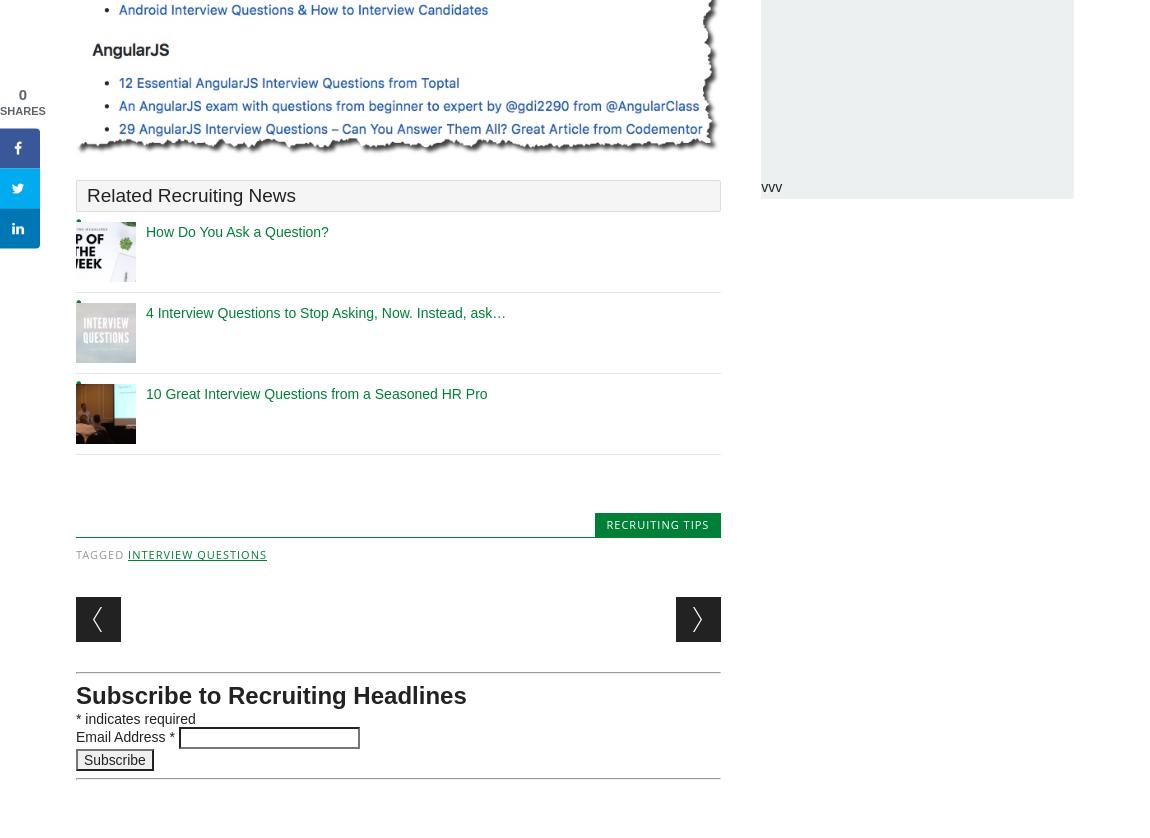 The height and width of the screenshot is (838, 1150). Describe the element at coordinates (137, 718) in the screenshot. I see `'indicates required'` at that location.